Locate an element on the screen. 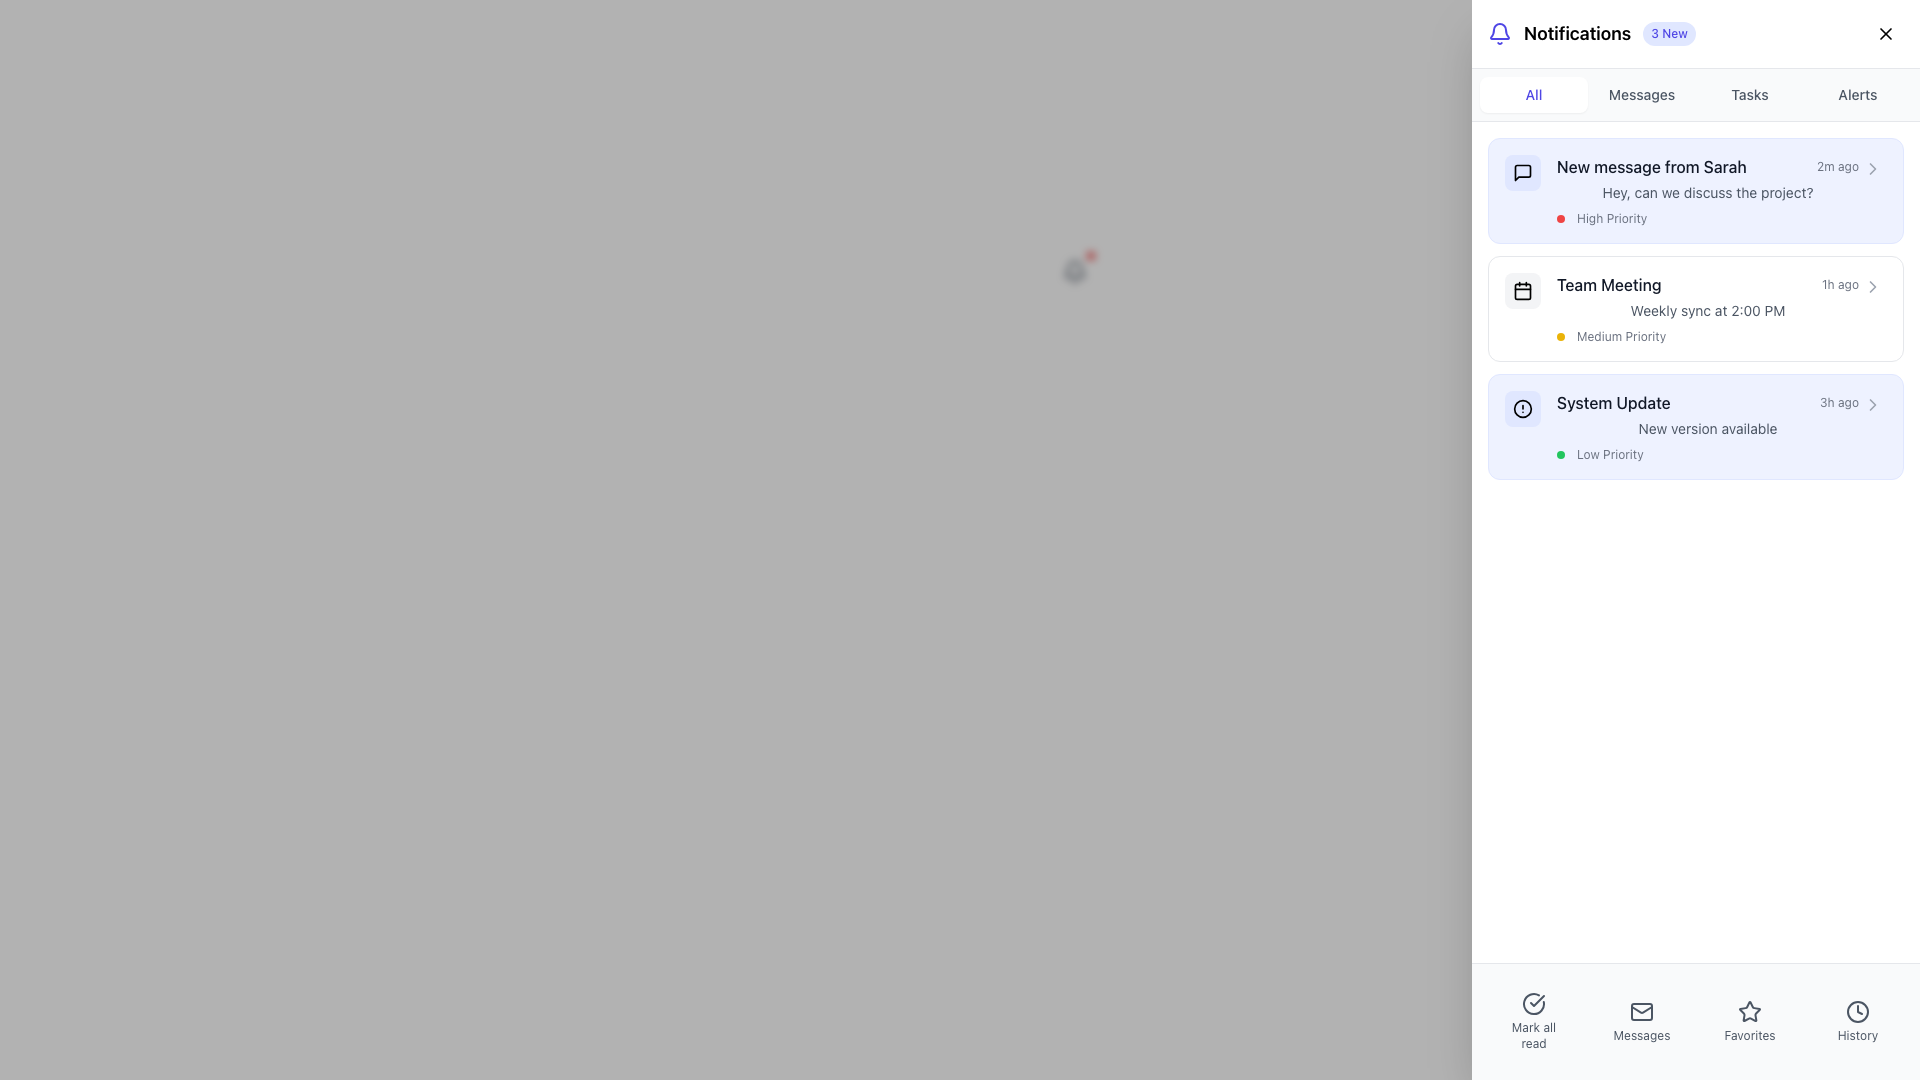 This screenshot has height=1080, width=1920. the chevron icon button located on the far-right side of the 'System Update' notification is located at coordinates (1871, 405).